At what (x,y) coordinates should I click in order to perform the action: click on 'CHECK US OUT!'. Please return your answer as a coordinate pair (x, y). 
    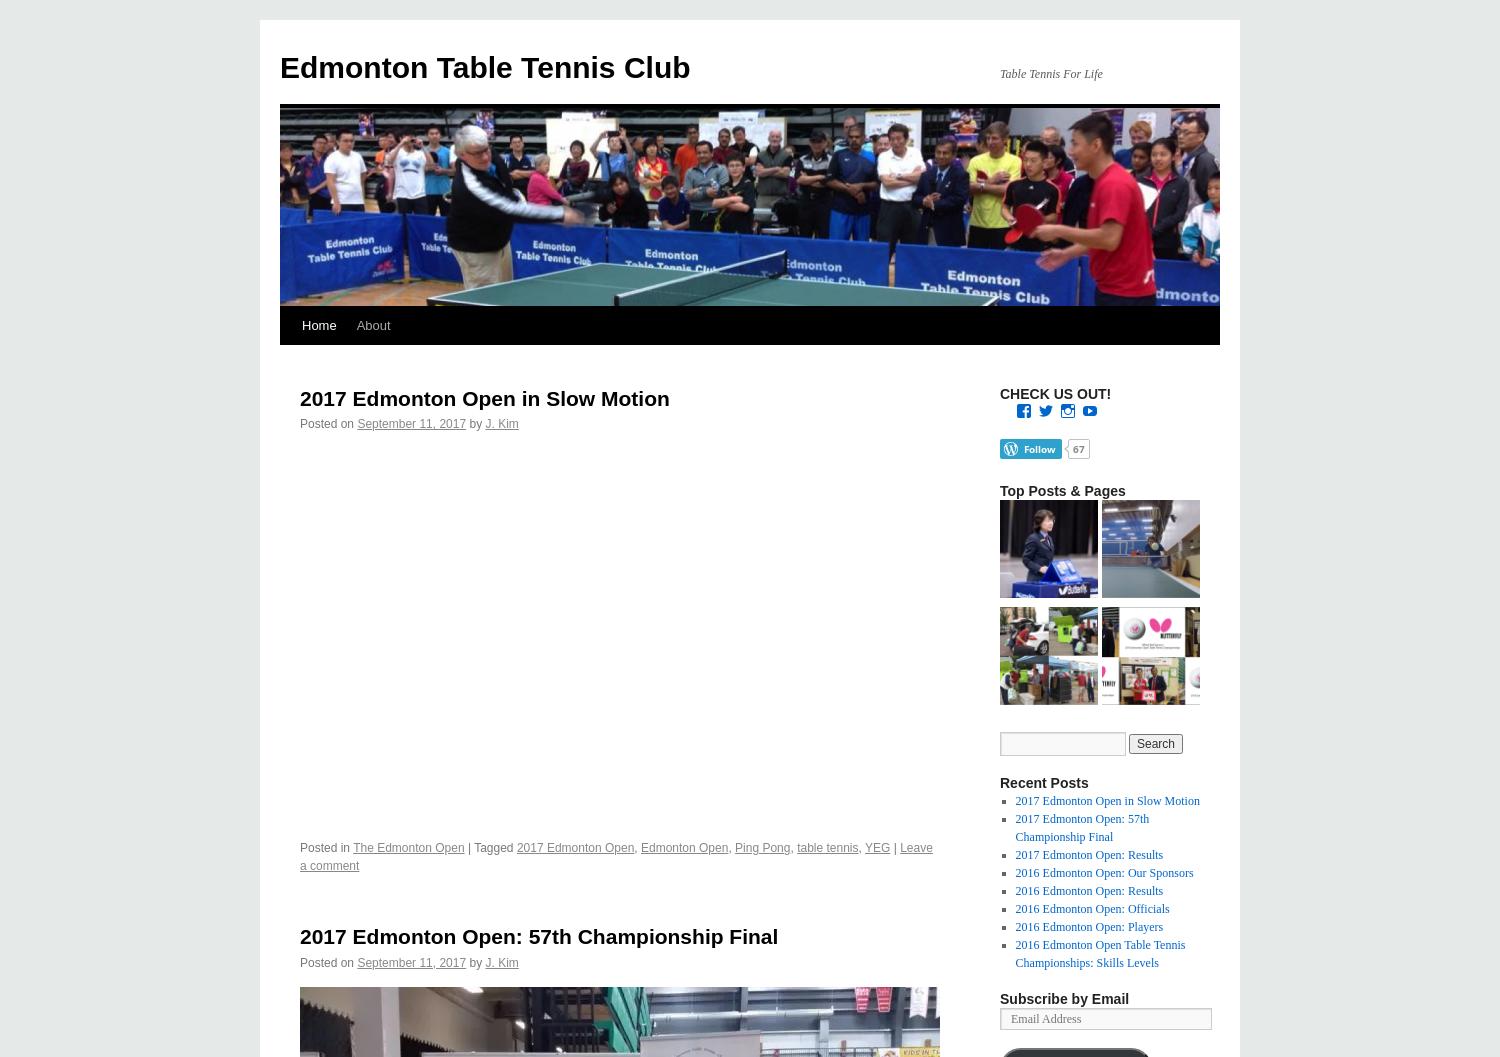
    Looking at the image, I should click on (1000, 393).